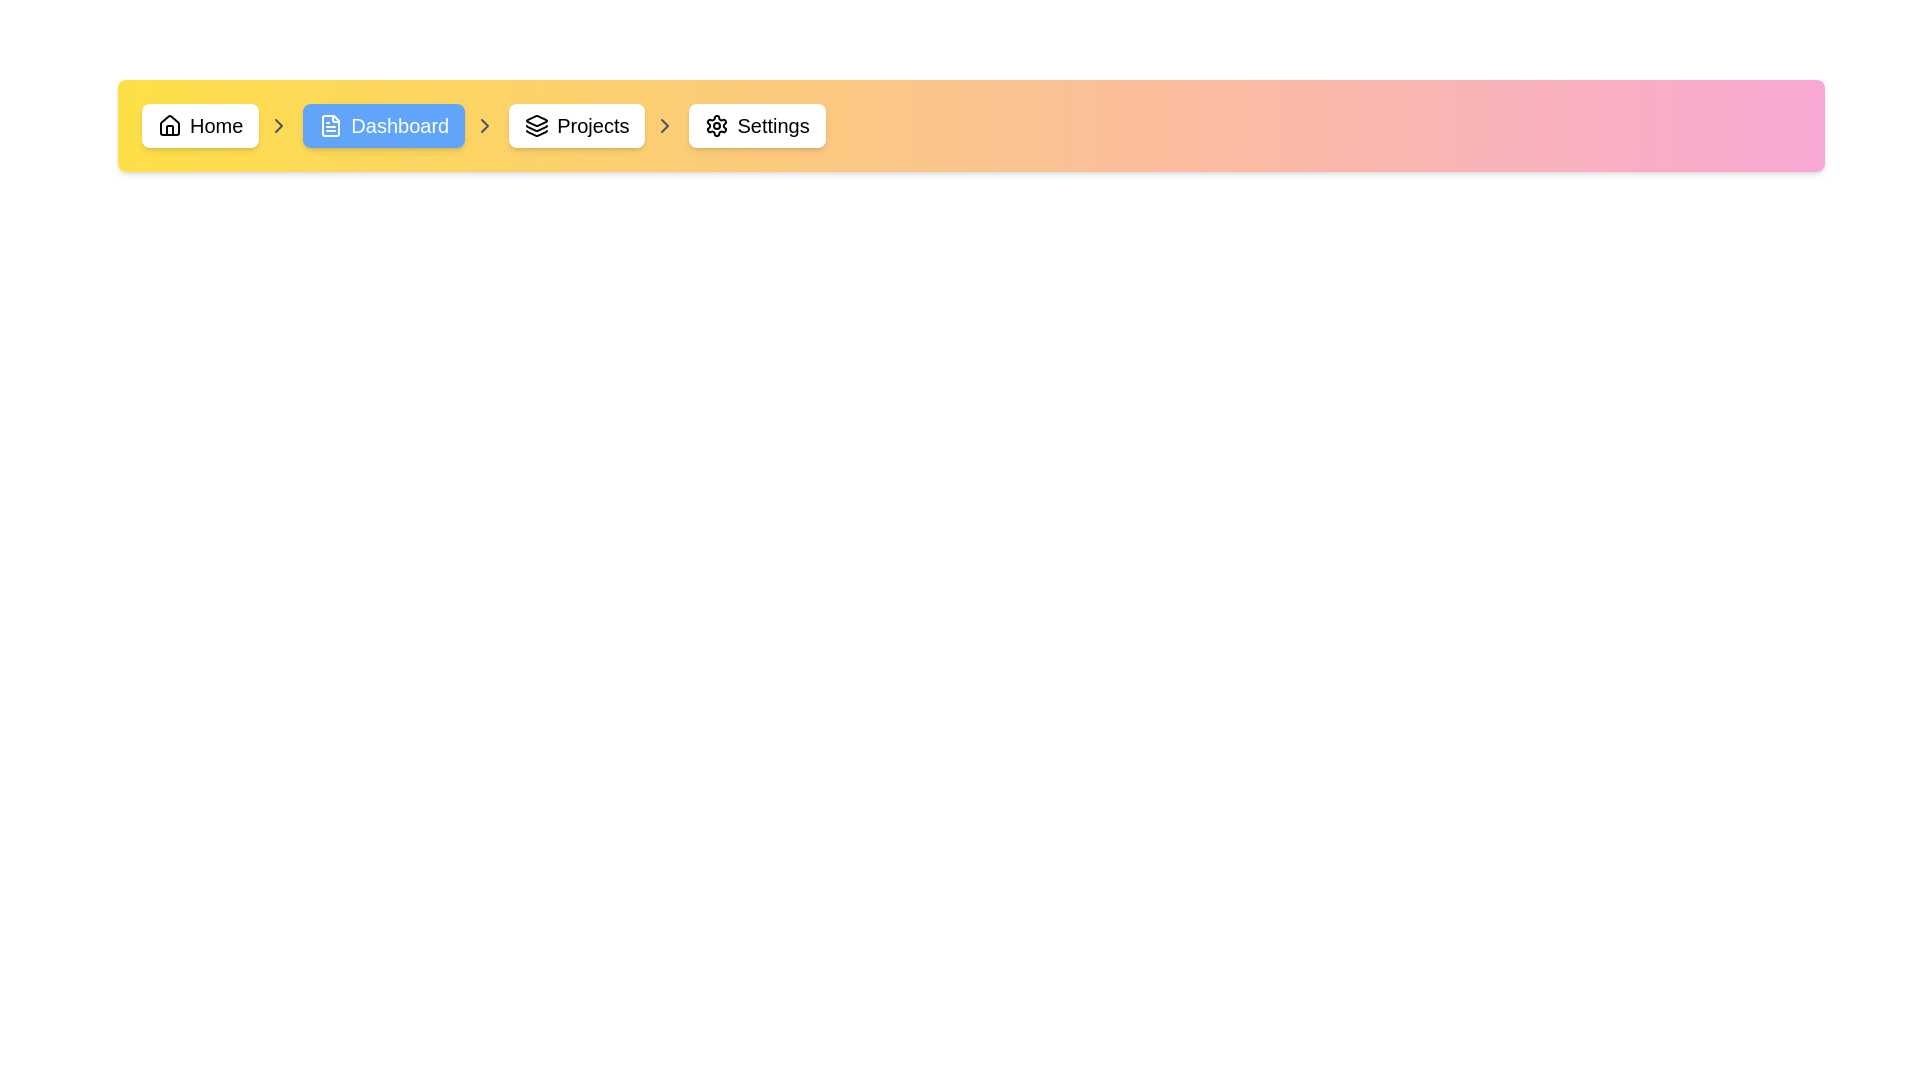 Image resolution: width=1920 pixels, height=1080 pixels. I want to click on the house-shaped icon located in the navigation bar, adjacent to the text 'Home', so click(169, 126).